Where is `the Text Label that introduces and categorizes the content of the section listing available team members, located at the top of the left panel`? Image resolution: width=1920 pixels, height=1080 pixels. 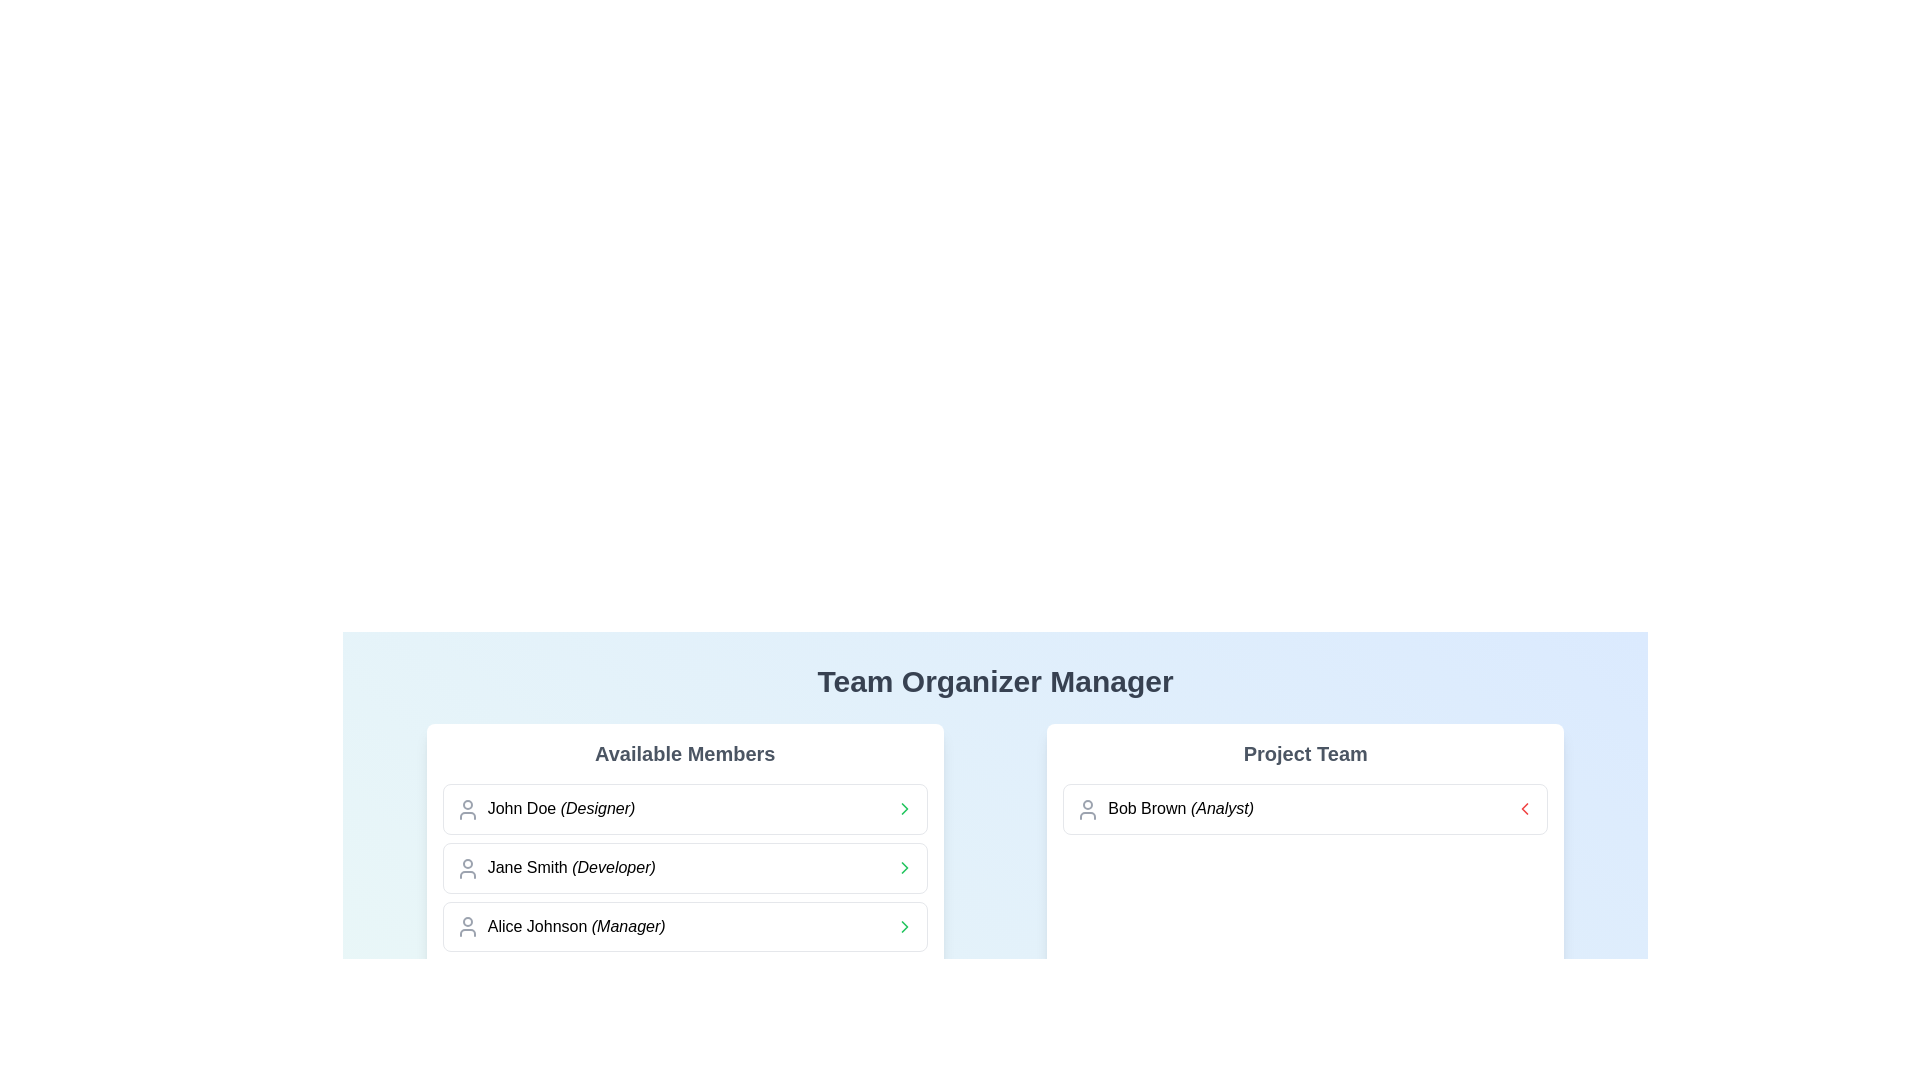
the Text Label that introduces and categorizes the content of the section listing available team members, located at the top of the left panel is located at coordinates (685, 753).